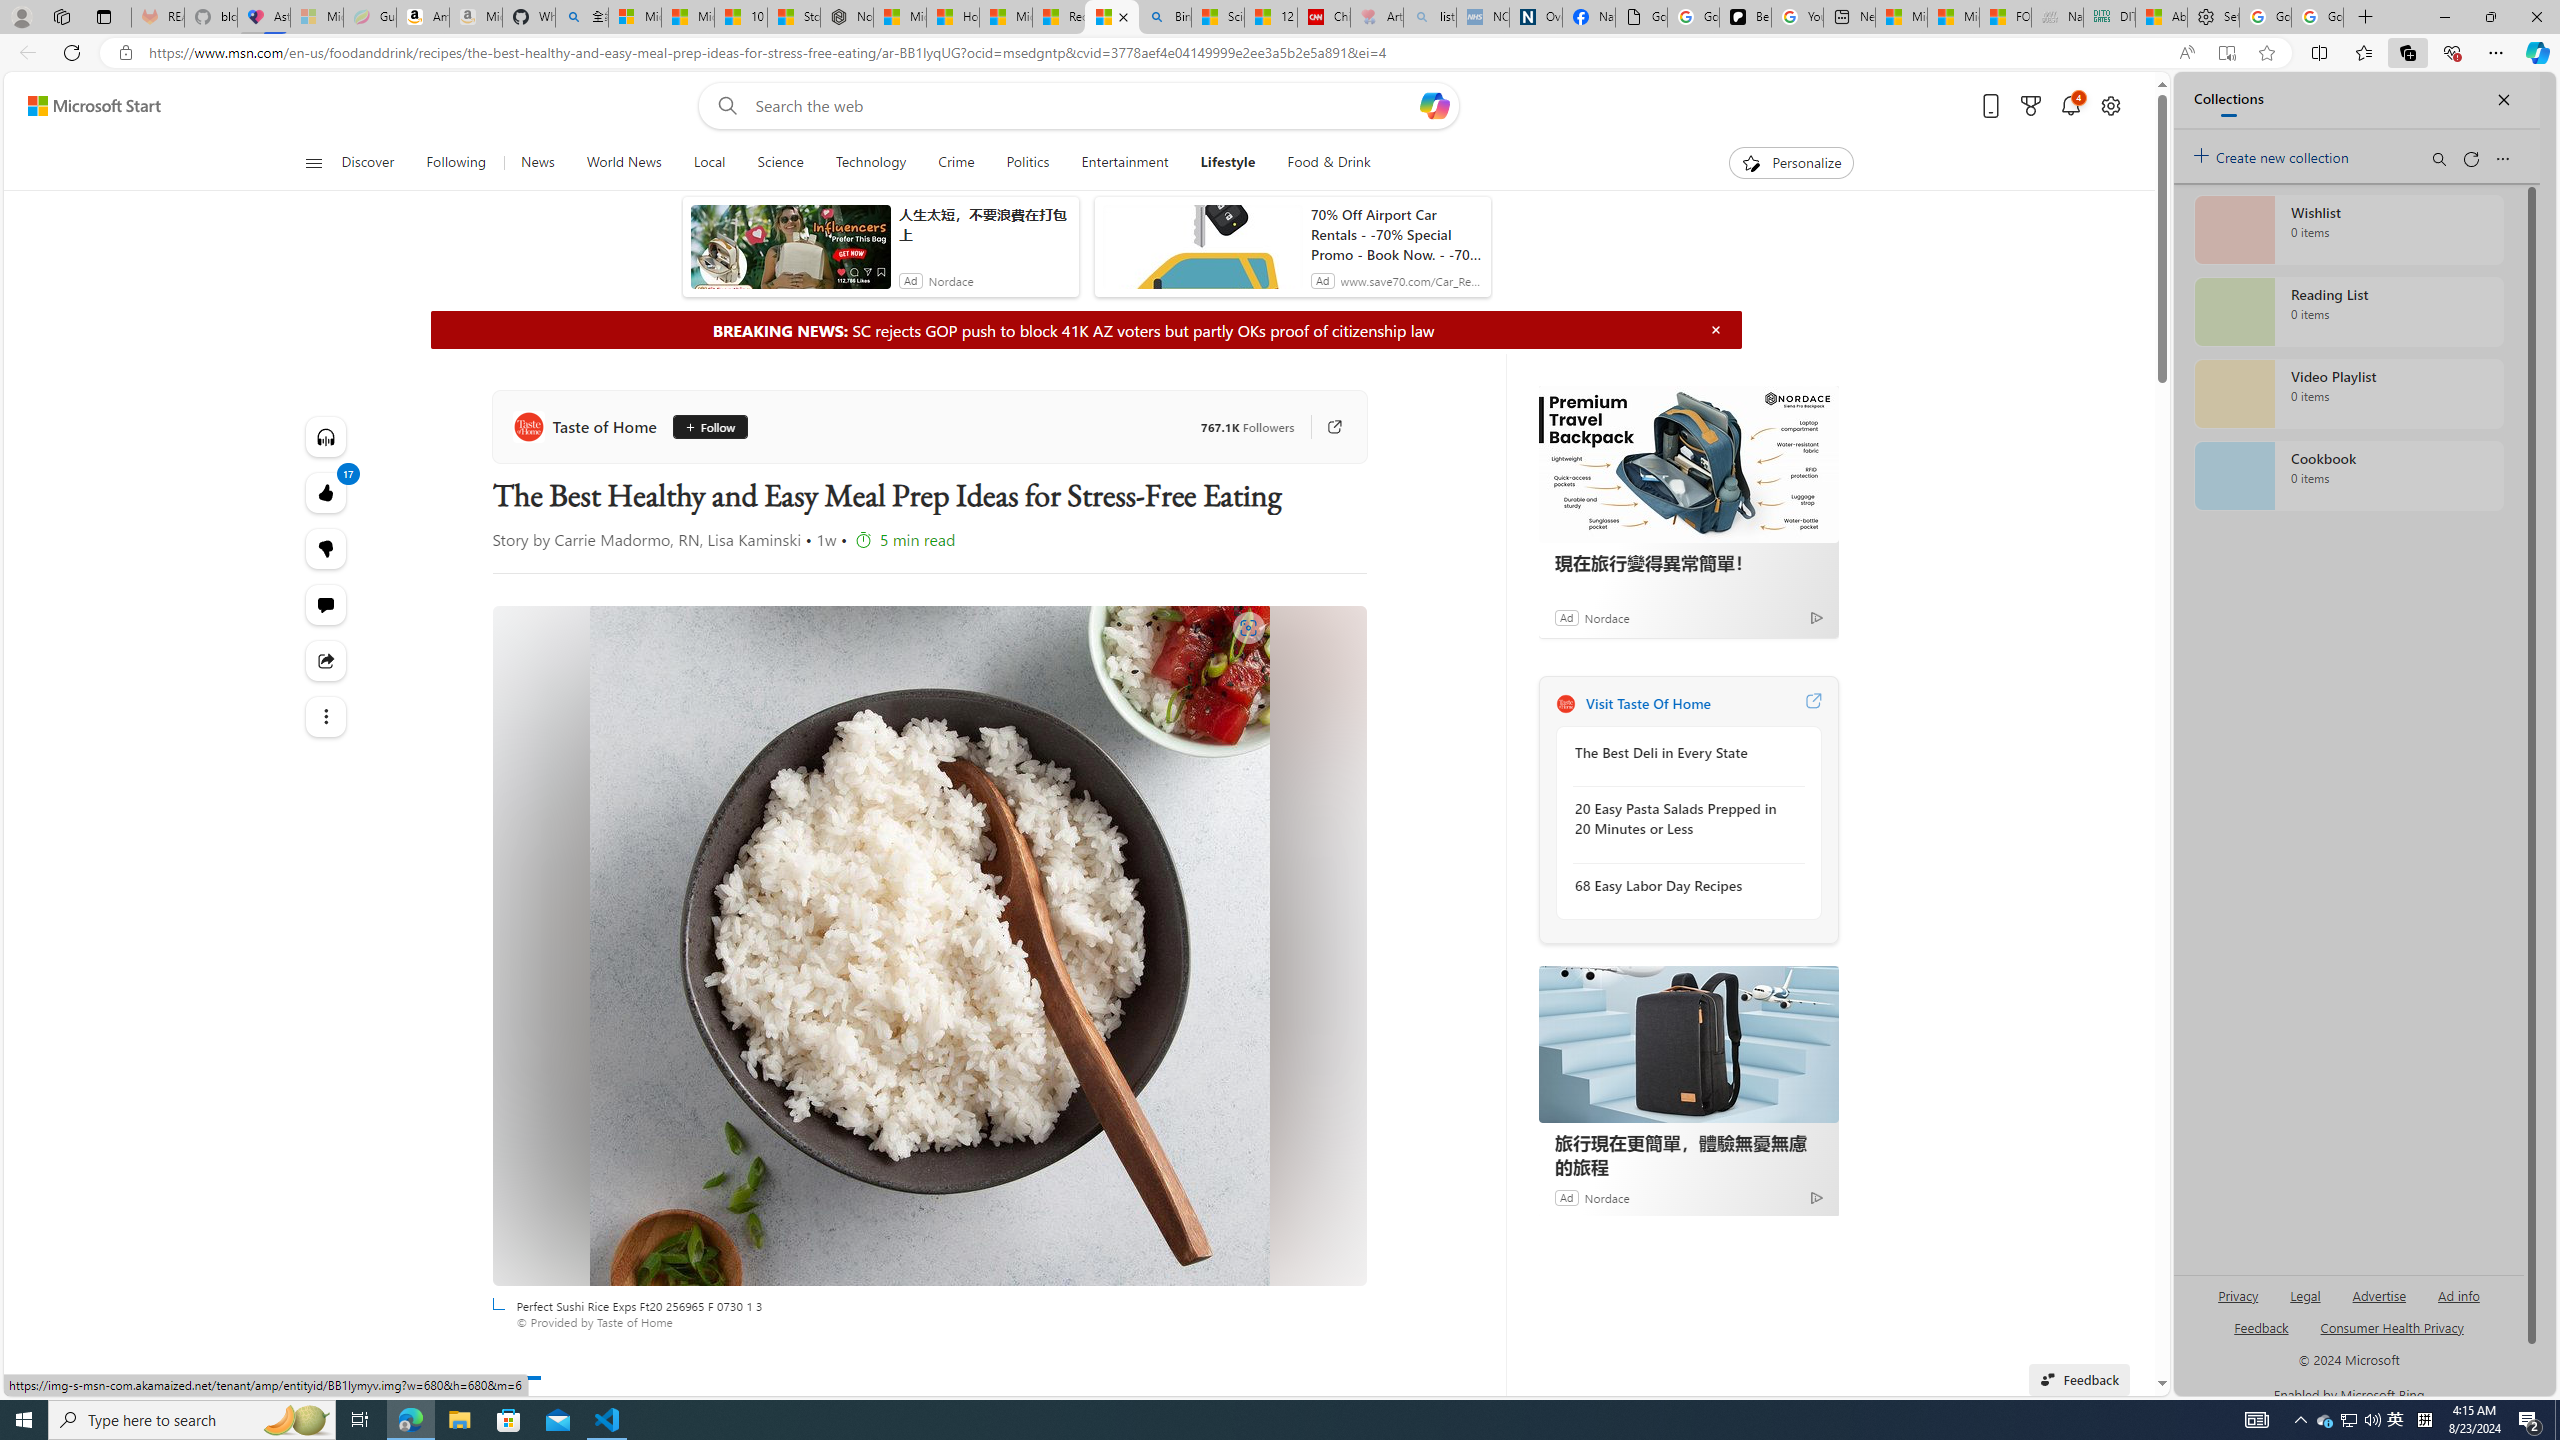  What do you see at coordinates (847, 16) in the screenshot?
I see `'Nordace - Nordace Siena Is Not An Ordinary Backpack'` at bounding box center [847, 16].